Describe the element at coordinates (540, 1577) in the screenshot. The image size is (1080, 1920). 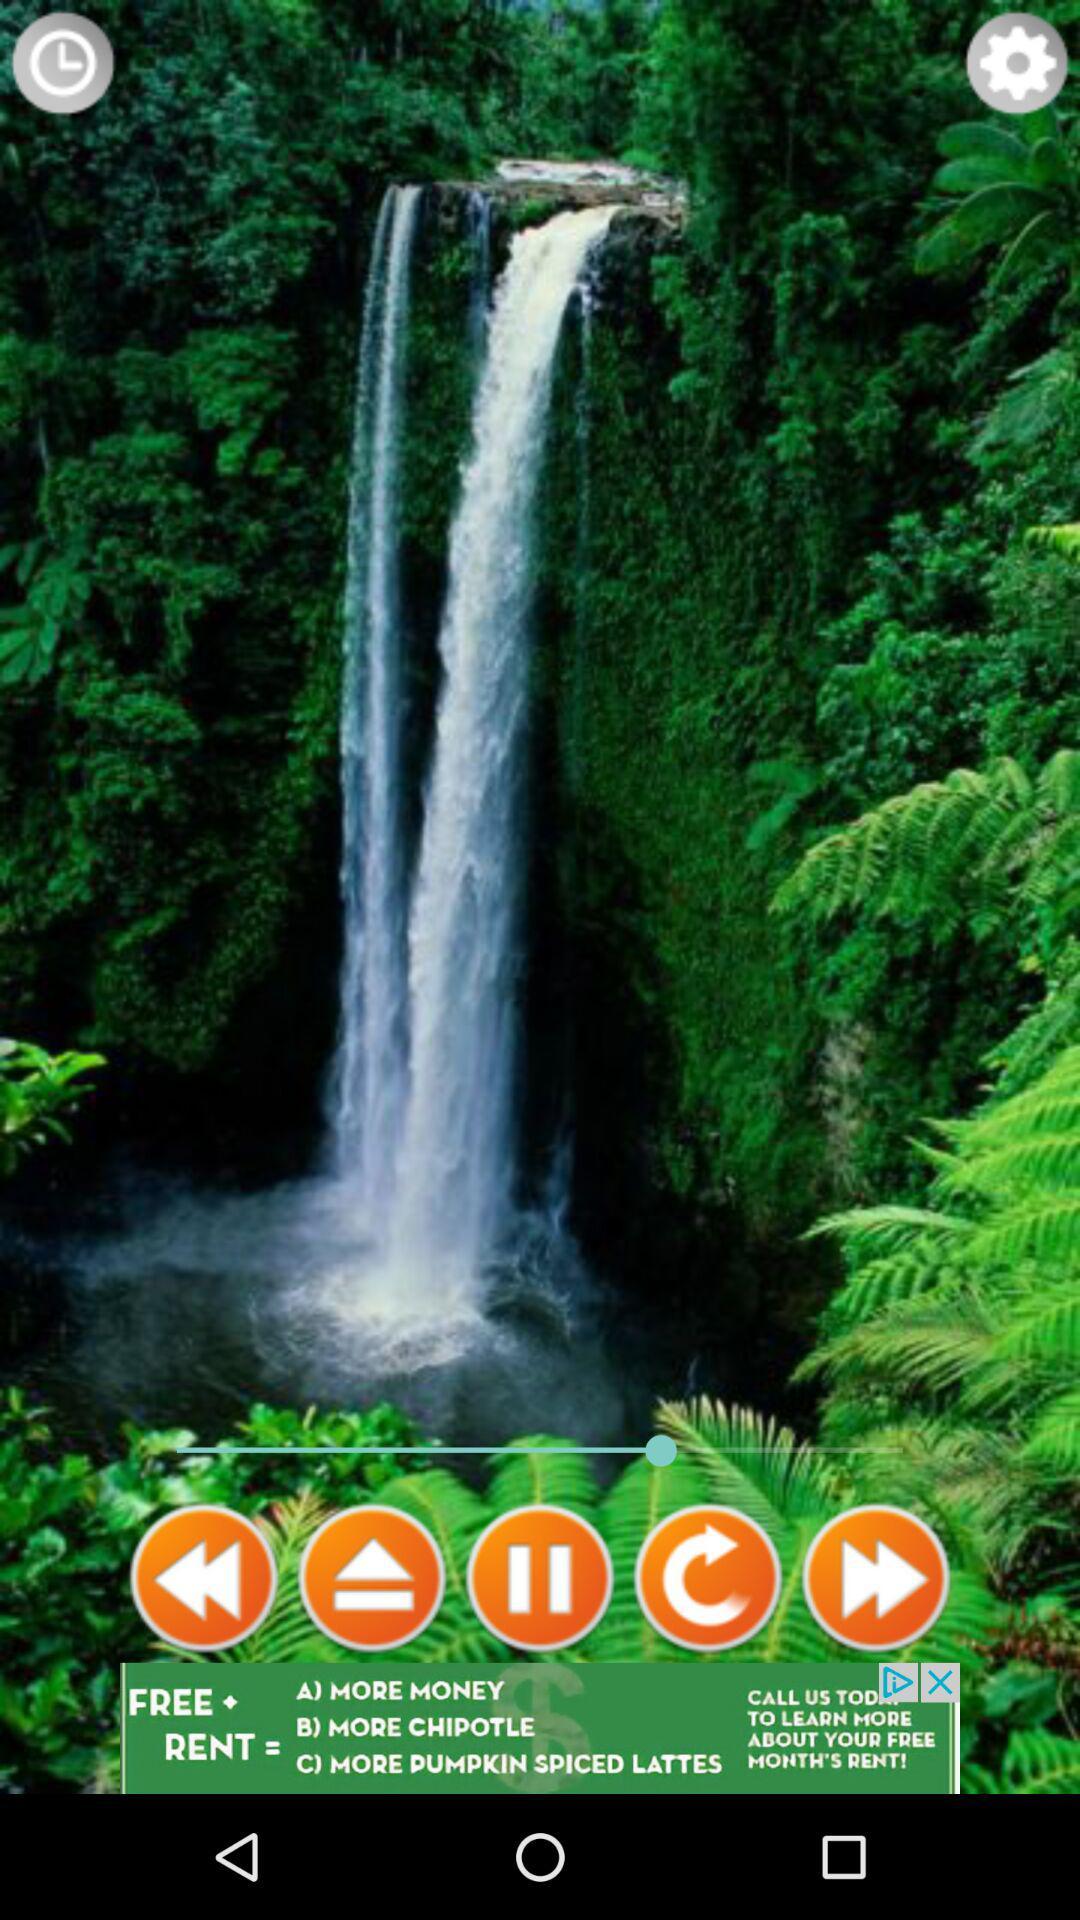
I see `pause` at that location.